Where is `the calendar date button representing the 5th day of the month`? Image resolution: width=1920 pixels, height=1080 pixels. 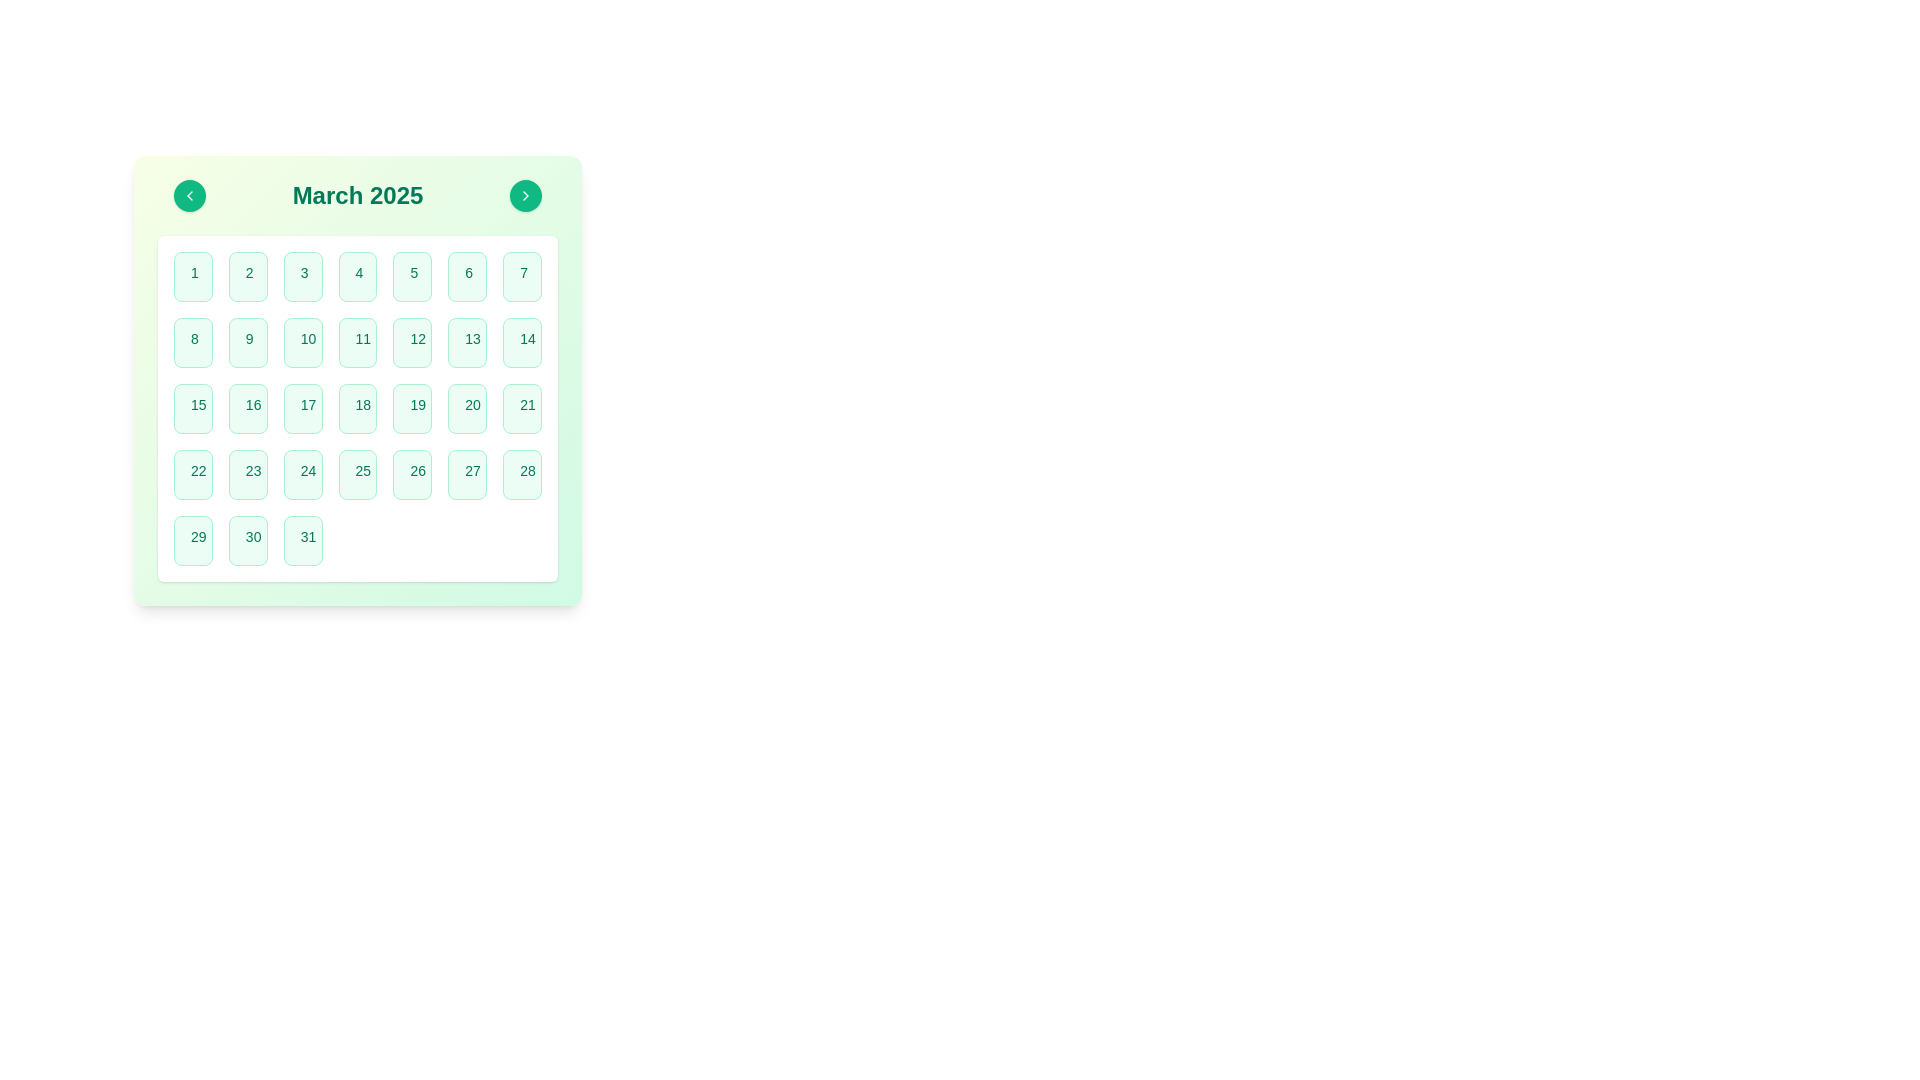 the calendar date button representing the 5th day of the month is located at coordinates (411, 277).